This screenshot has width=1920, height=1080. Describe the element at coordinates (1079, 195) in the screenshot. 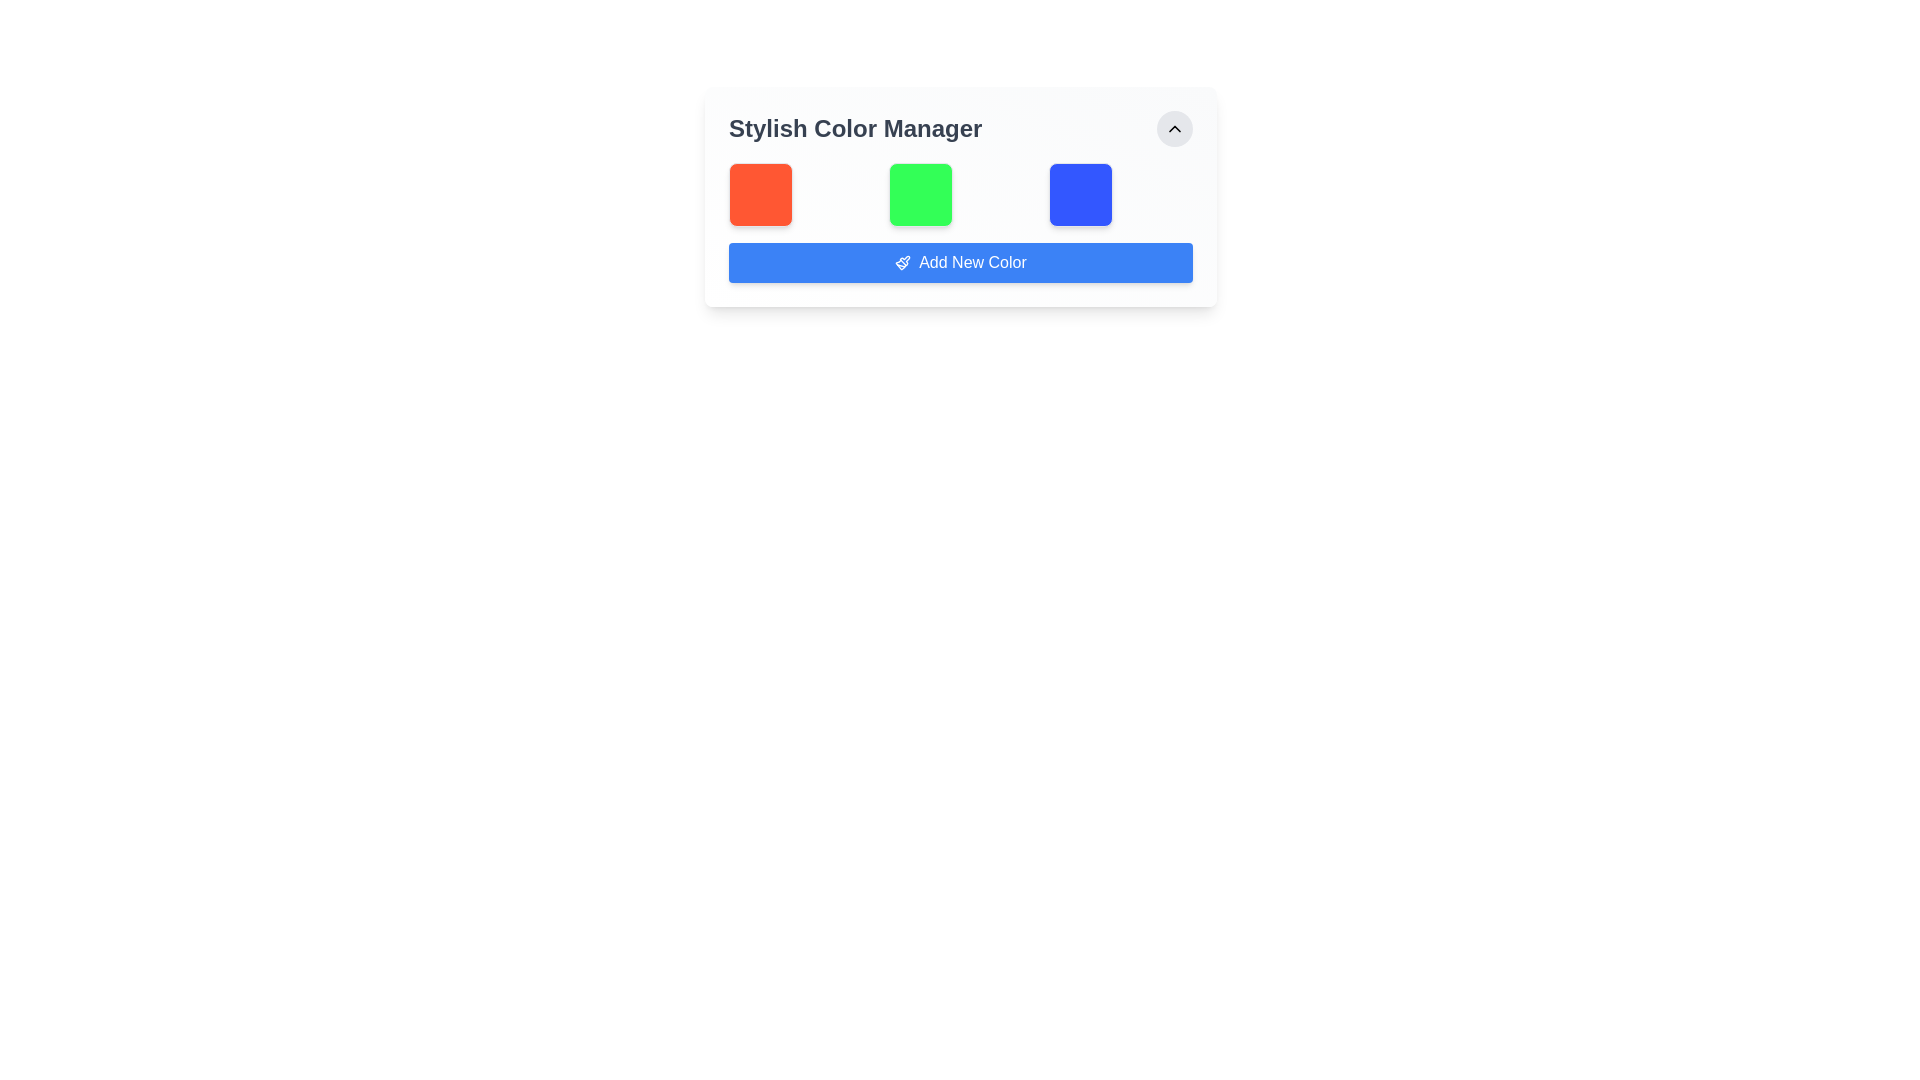

I see `the selectable color block representing the color blue, which is the third box in the row under 'Stylish Color Manager'` at that location.